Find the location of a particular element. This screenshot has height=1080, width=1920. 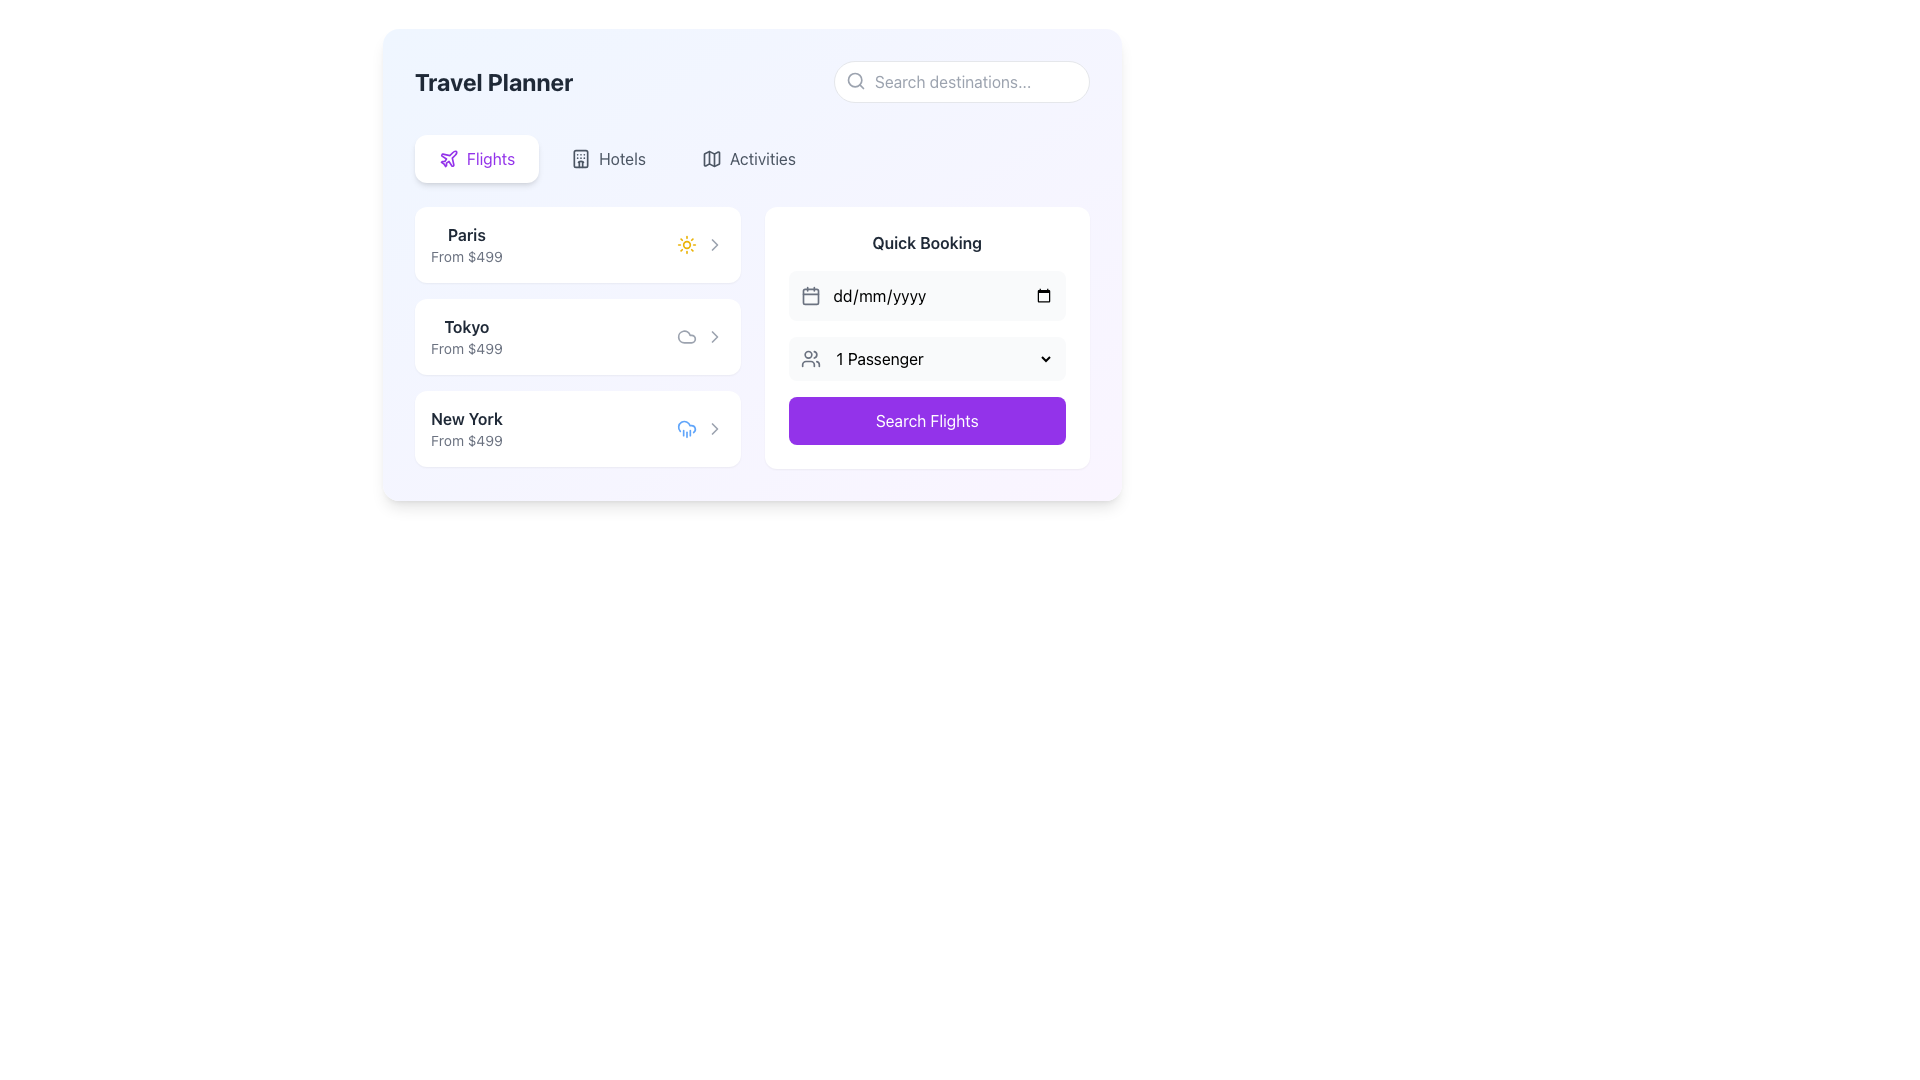

the Dropdown menu for selecting the number of passengers in the 'Quick Booking' section to interact with its contents is located at coordinates (925, 357).